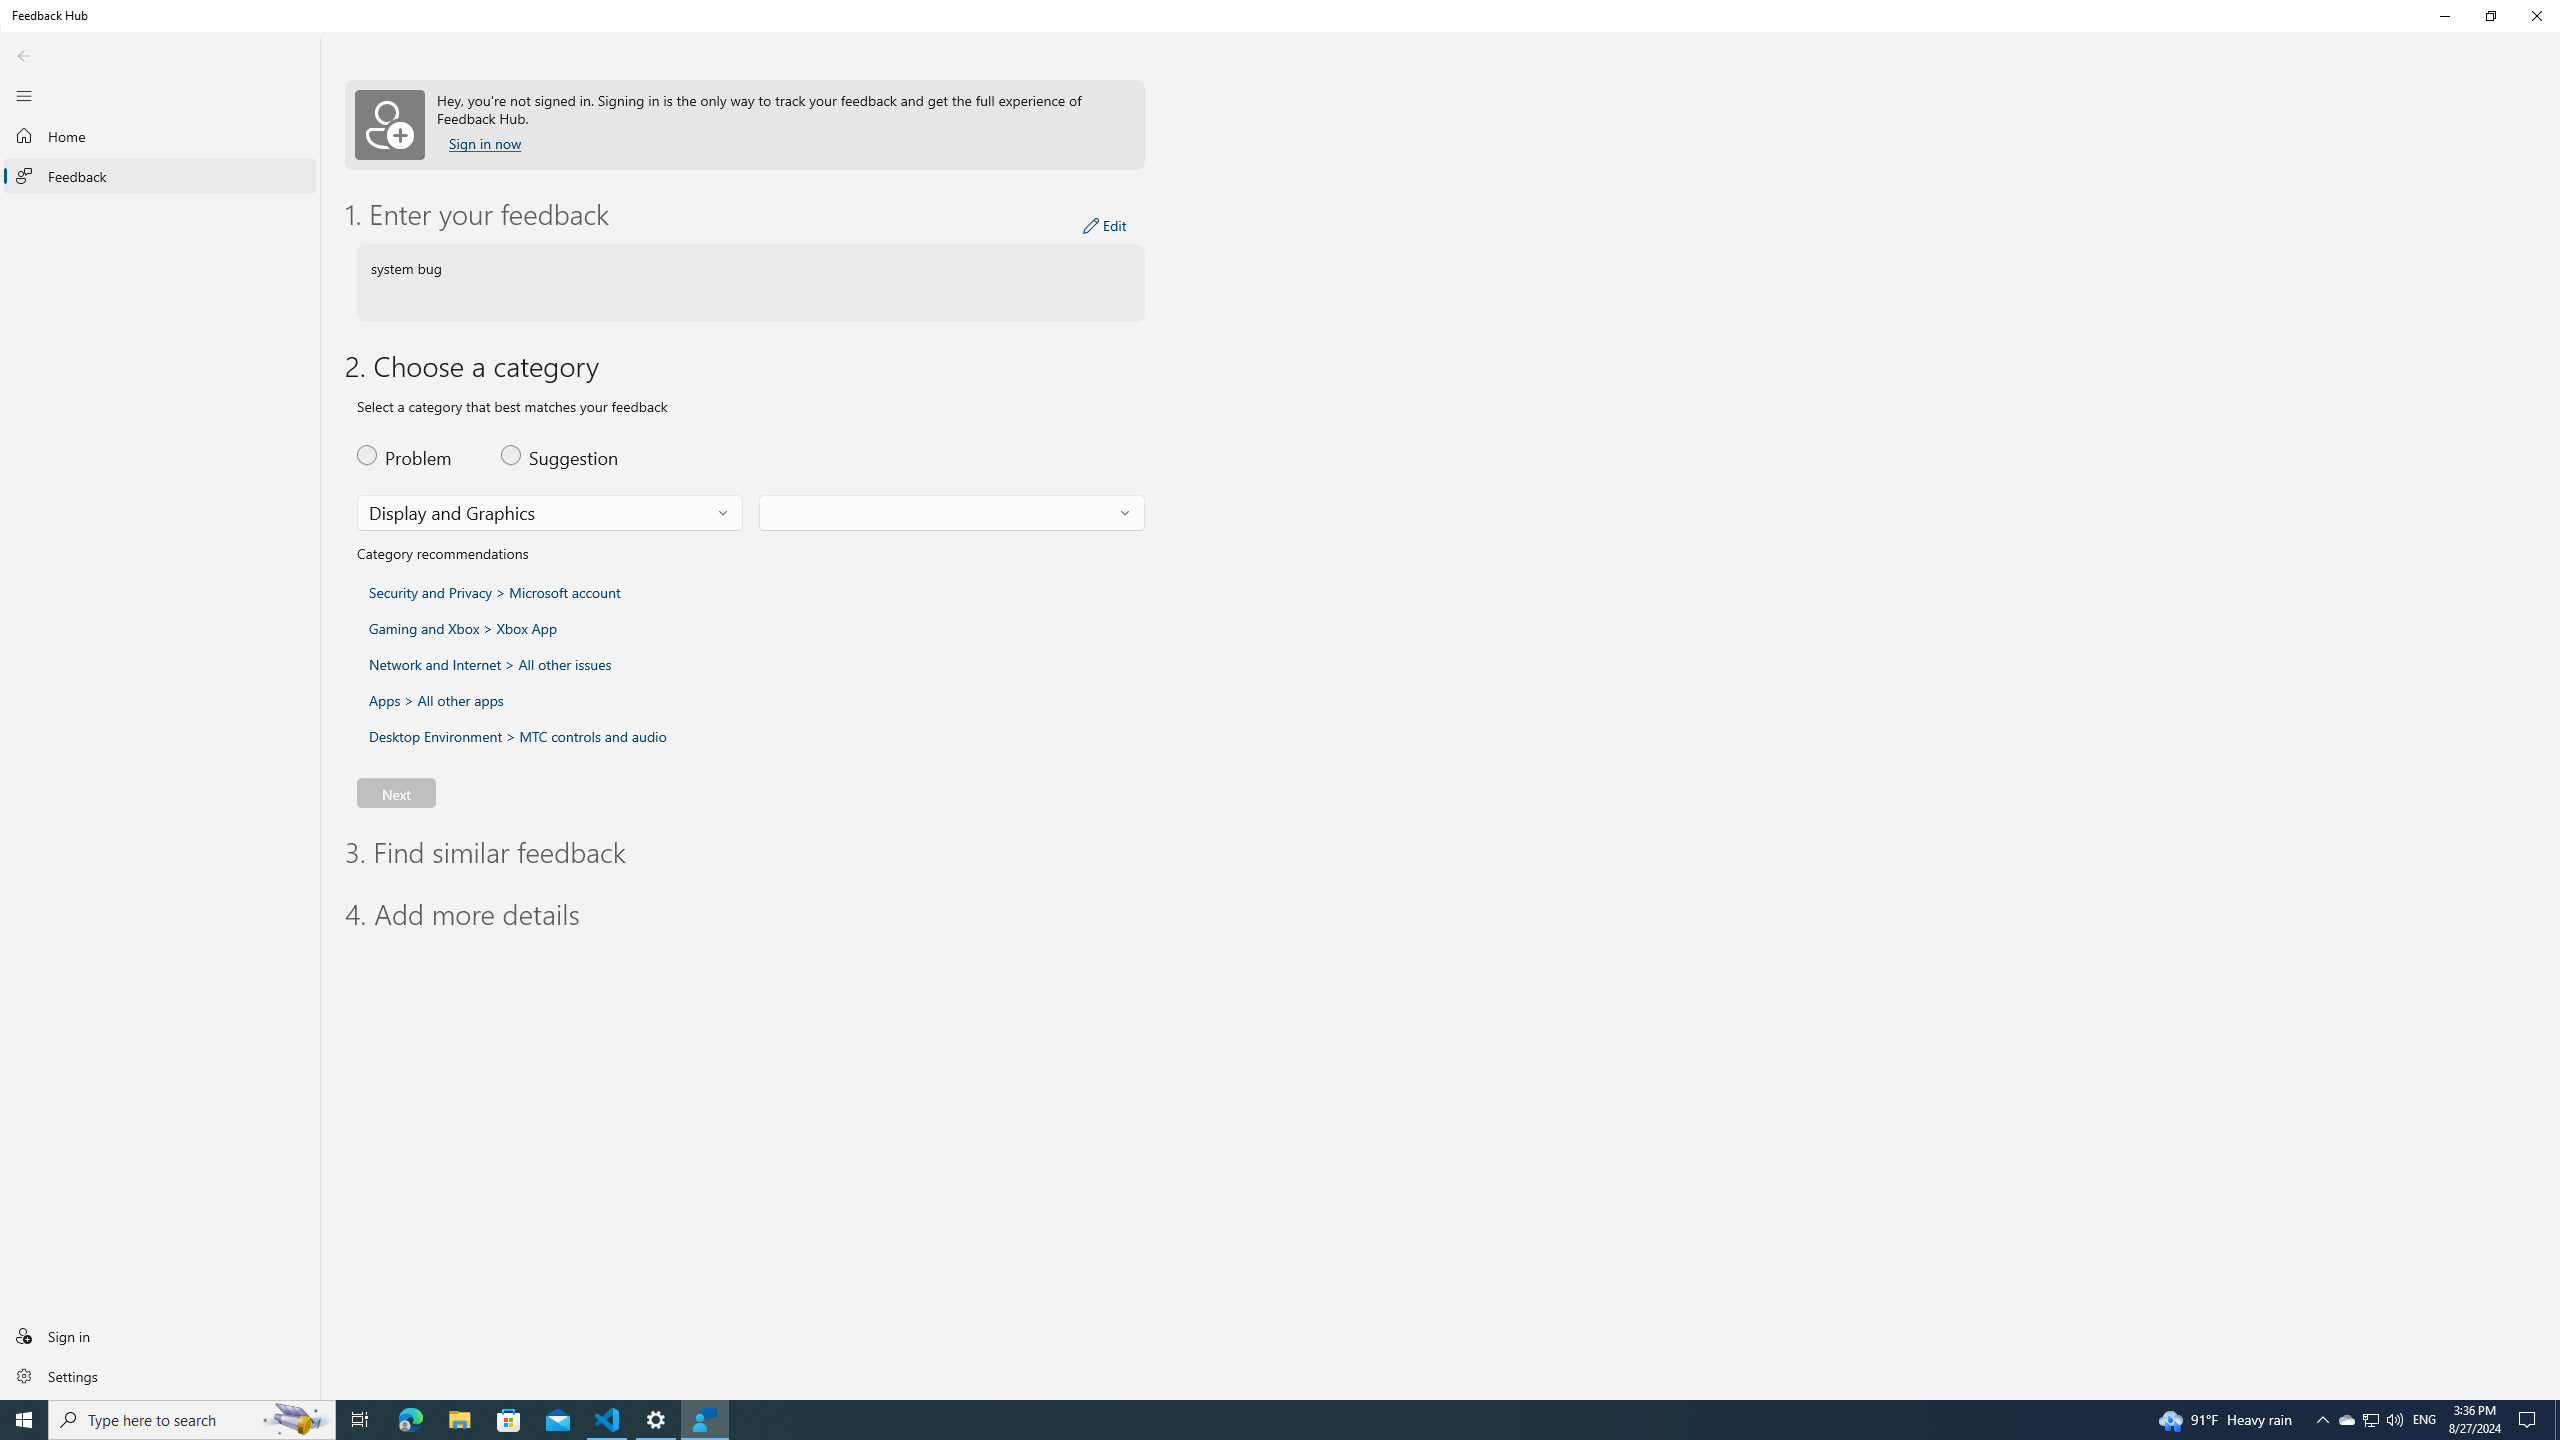  What do you see at coordinates (2443, 15) in the screenshot?
I see `'Minimize Feedback Hub'` at bounding box center [2443, 15].